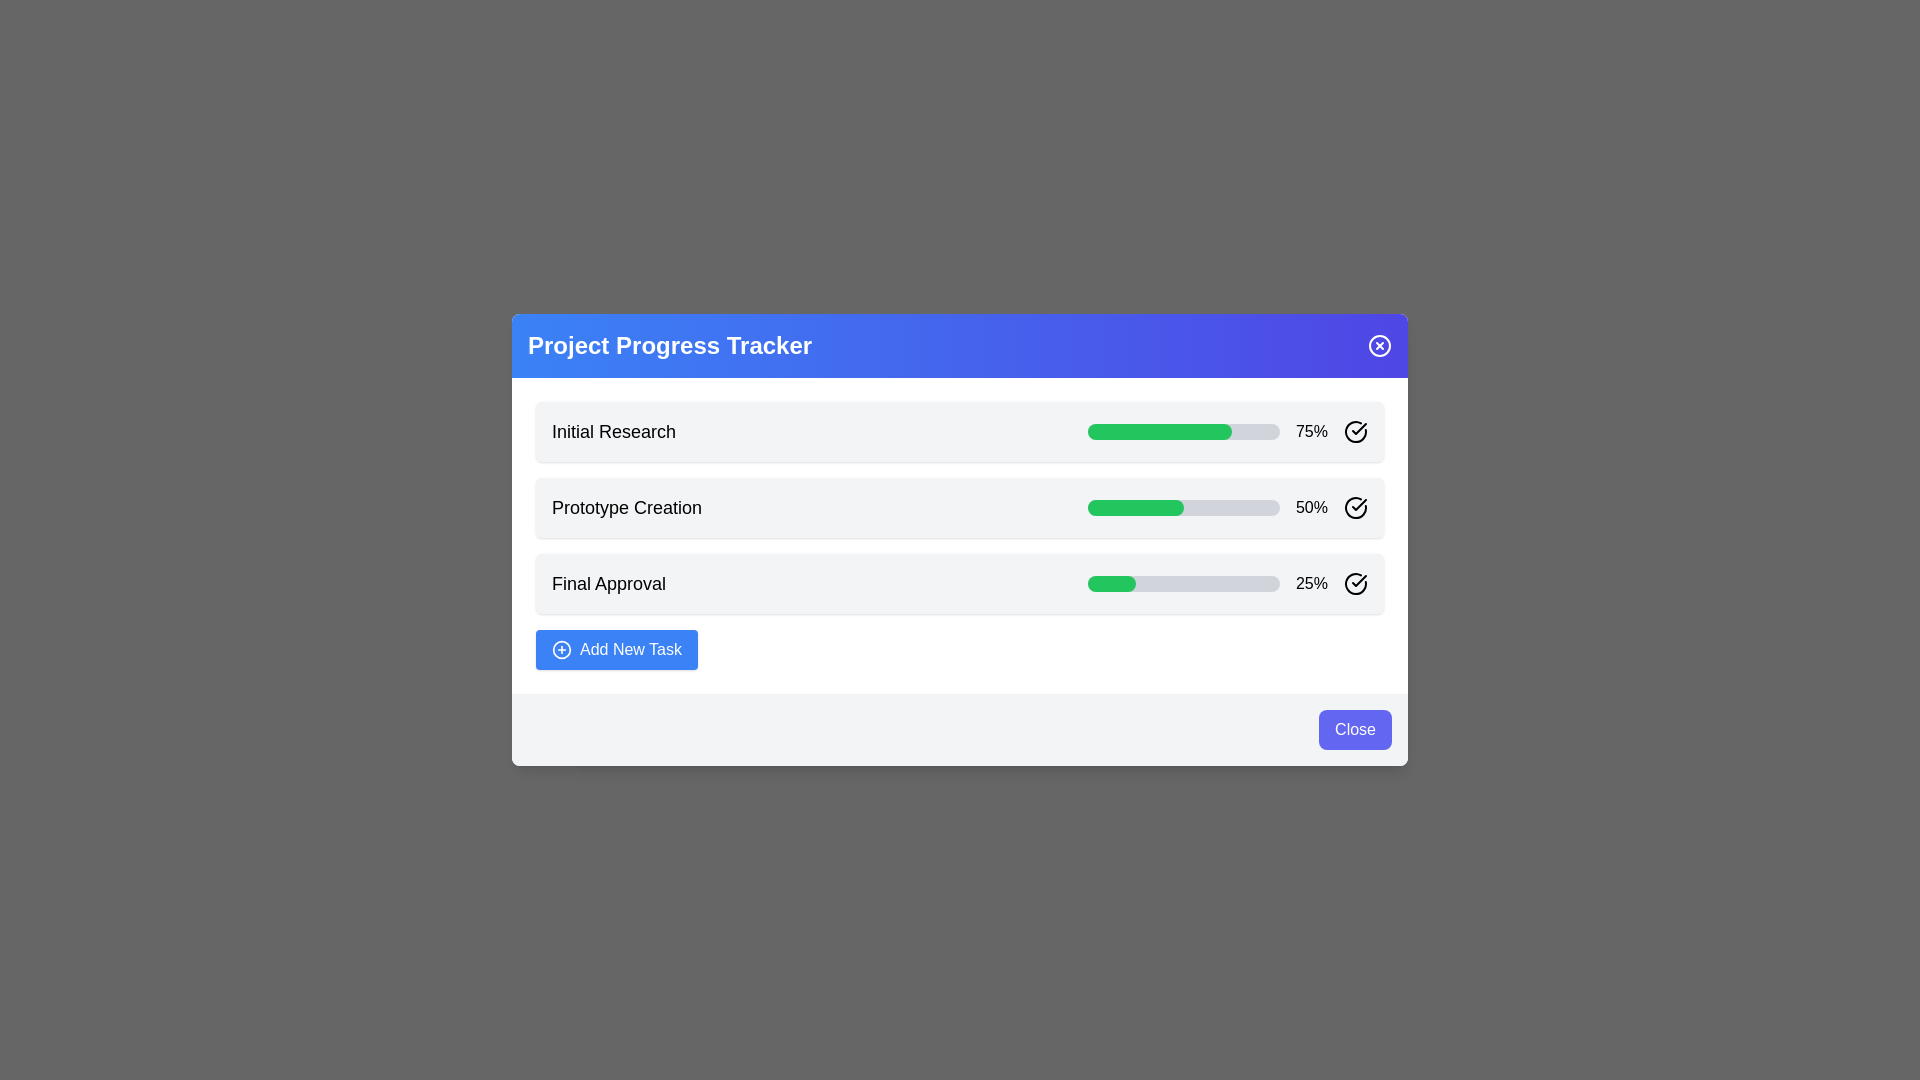 This screenshot has width=1920, height=1080. What do you see at coordinates (560, 650) in the screenshot?
I see `the decorative icon on the left side of the 'Add New Task' button located at the bottom left corner of the modal interface` at bounding box center [560, 650].